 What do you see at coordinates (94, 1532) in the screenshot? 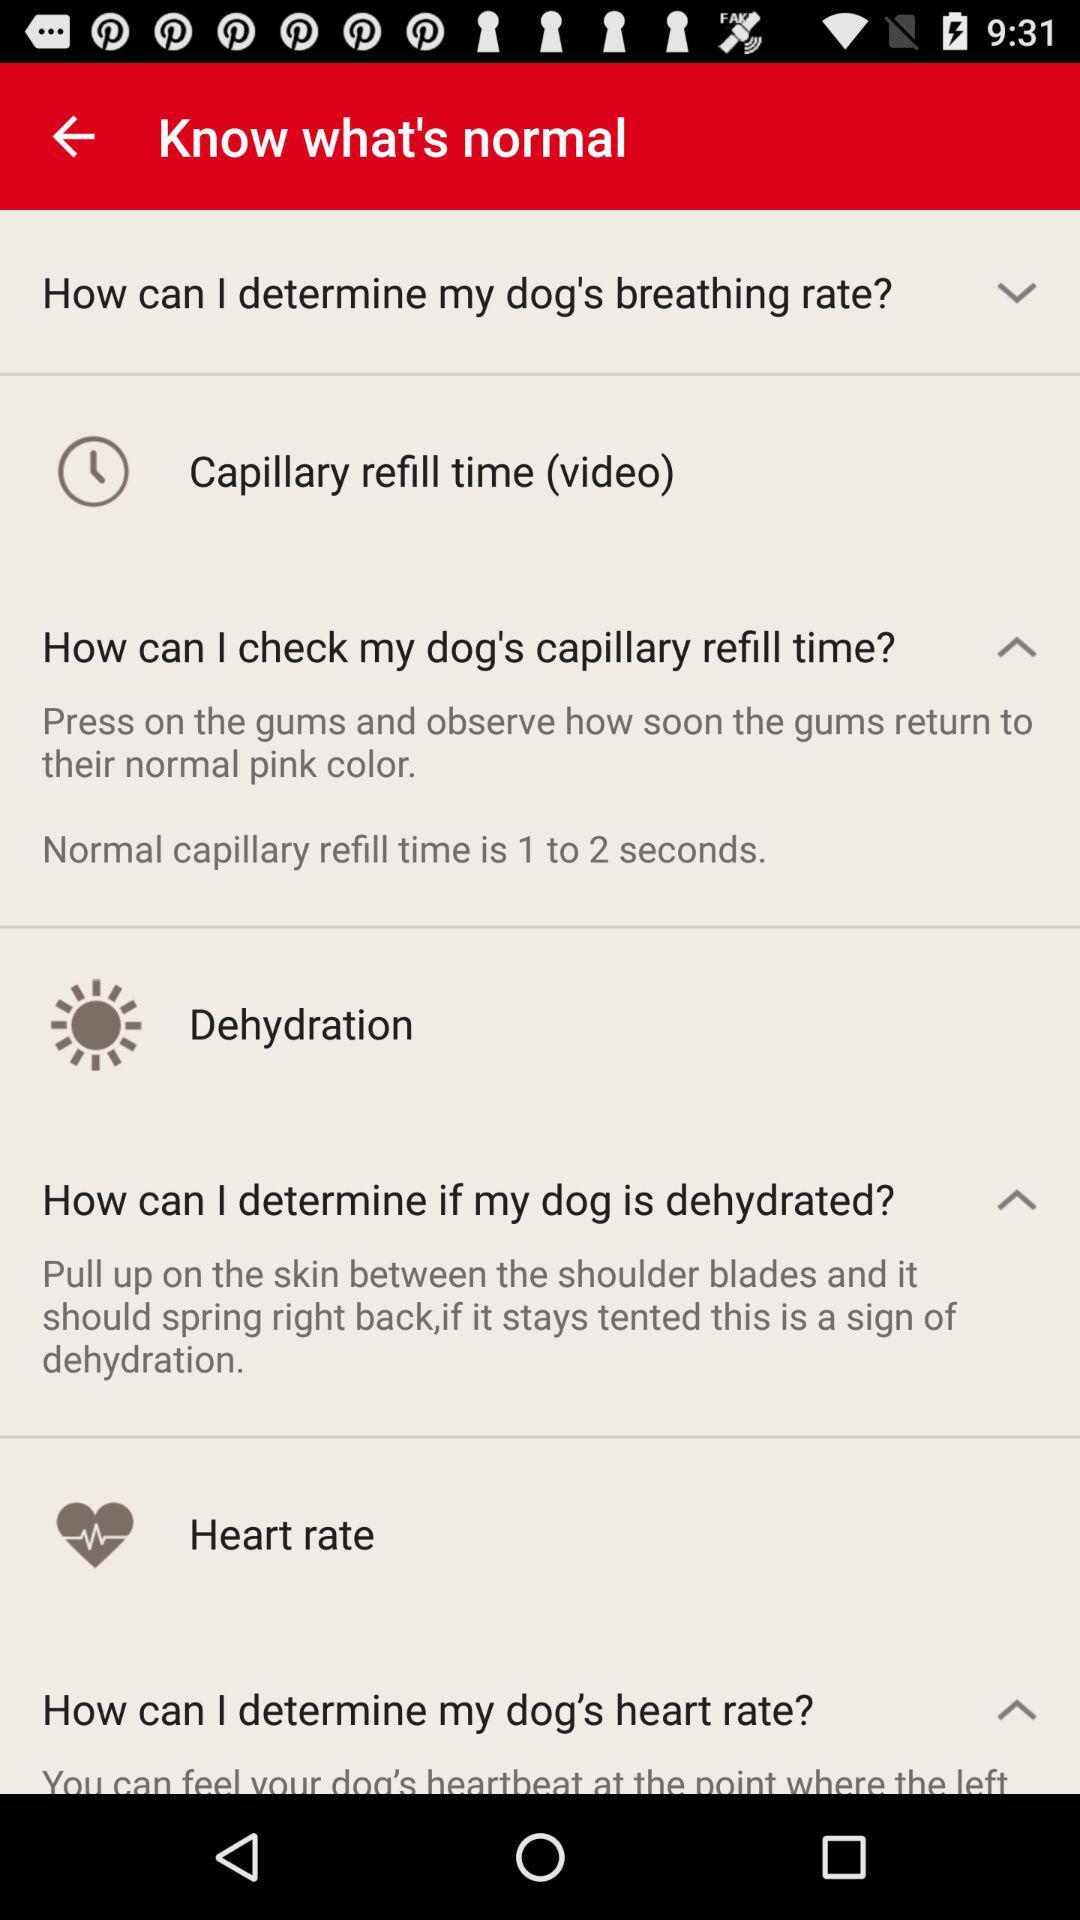
I see `the heart symbol to the left of the text heart rate` at bounding box center [94, 1532].